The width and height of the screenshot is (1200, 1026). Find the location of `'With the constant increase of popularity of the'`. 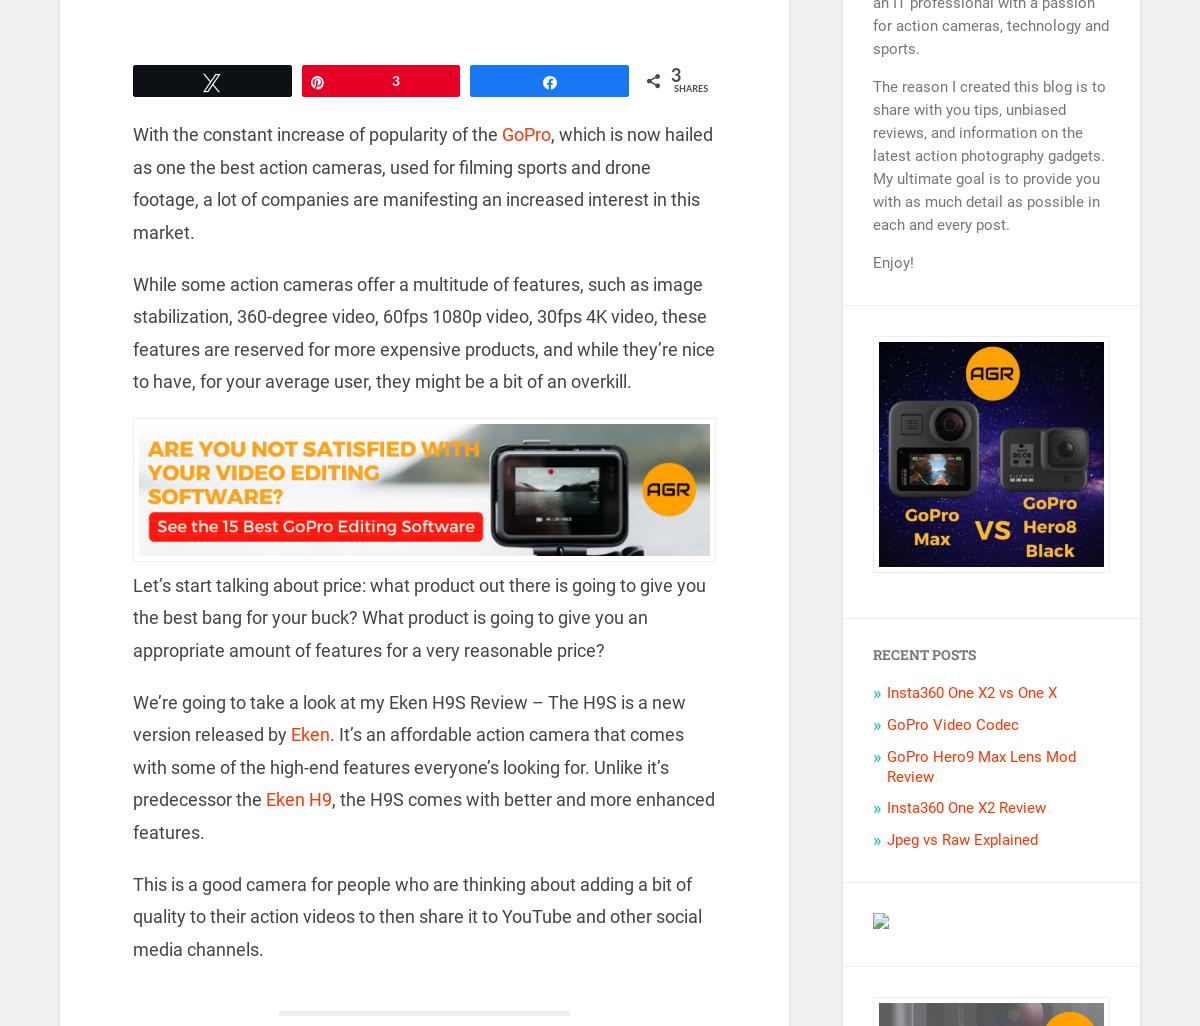

'With the constant increase of popularity of the' is located at coordinates (132, 134).